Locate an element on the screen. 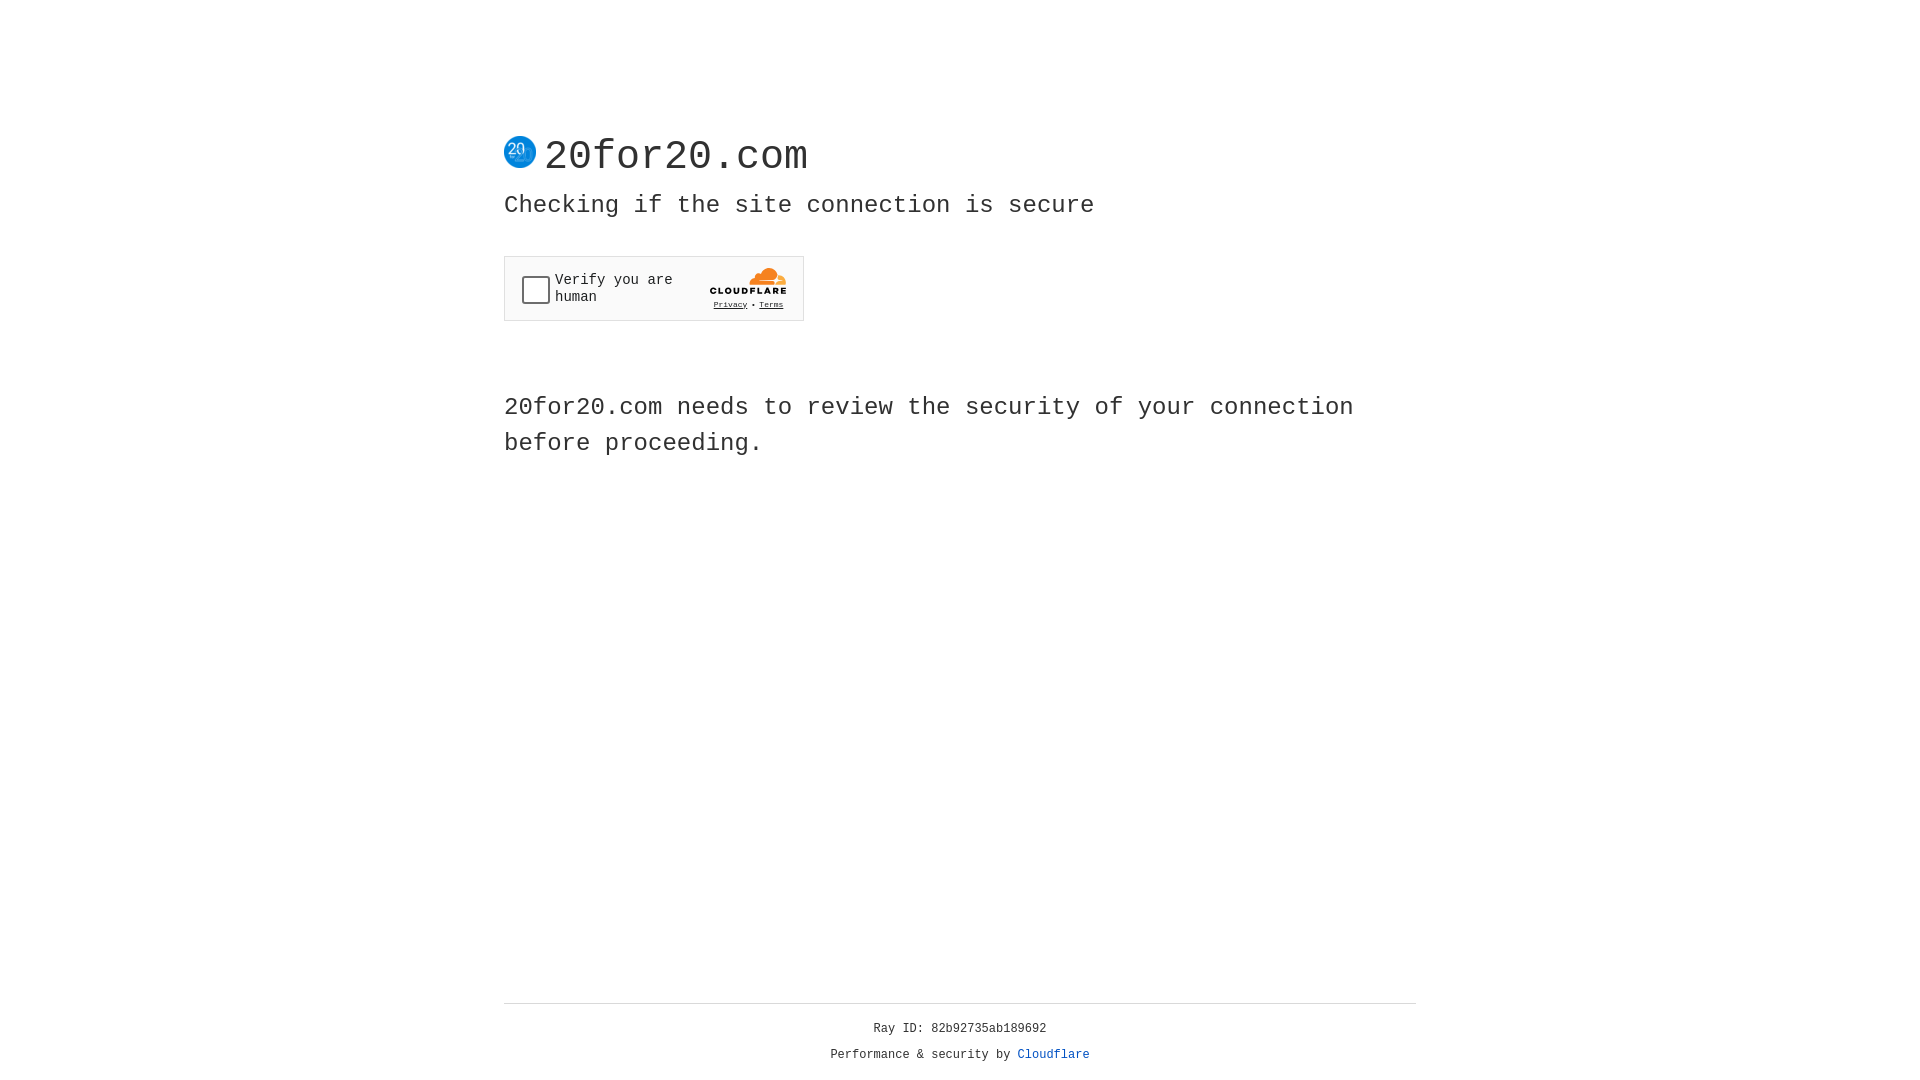 Image resolution: width=1920 pixels, height=1080 pixels. 'Cloudflare' is located at coordinates (1053, 1054).